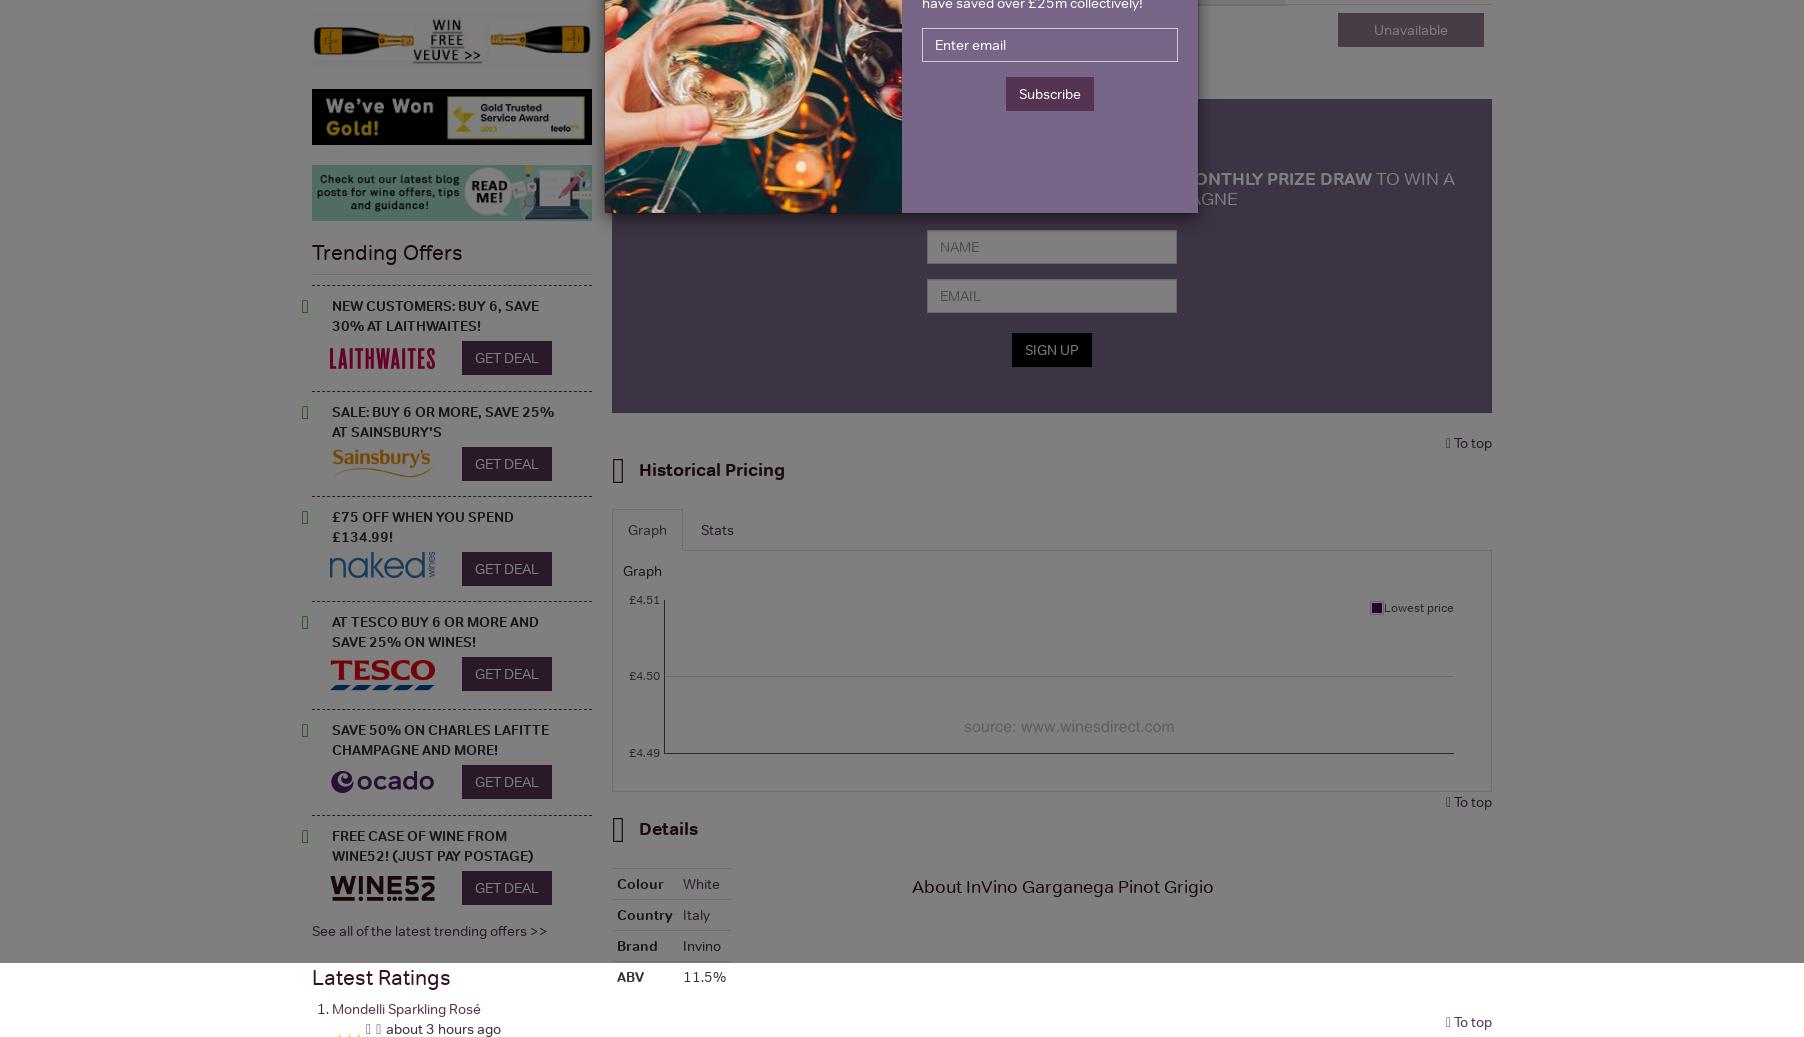  Describe the element at coordinates (1049, 92) in the screenshot. I see `'Subscribe'` at that location.